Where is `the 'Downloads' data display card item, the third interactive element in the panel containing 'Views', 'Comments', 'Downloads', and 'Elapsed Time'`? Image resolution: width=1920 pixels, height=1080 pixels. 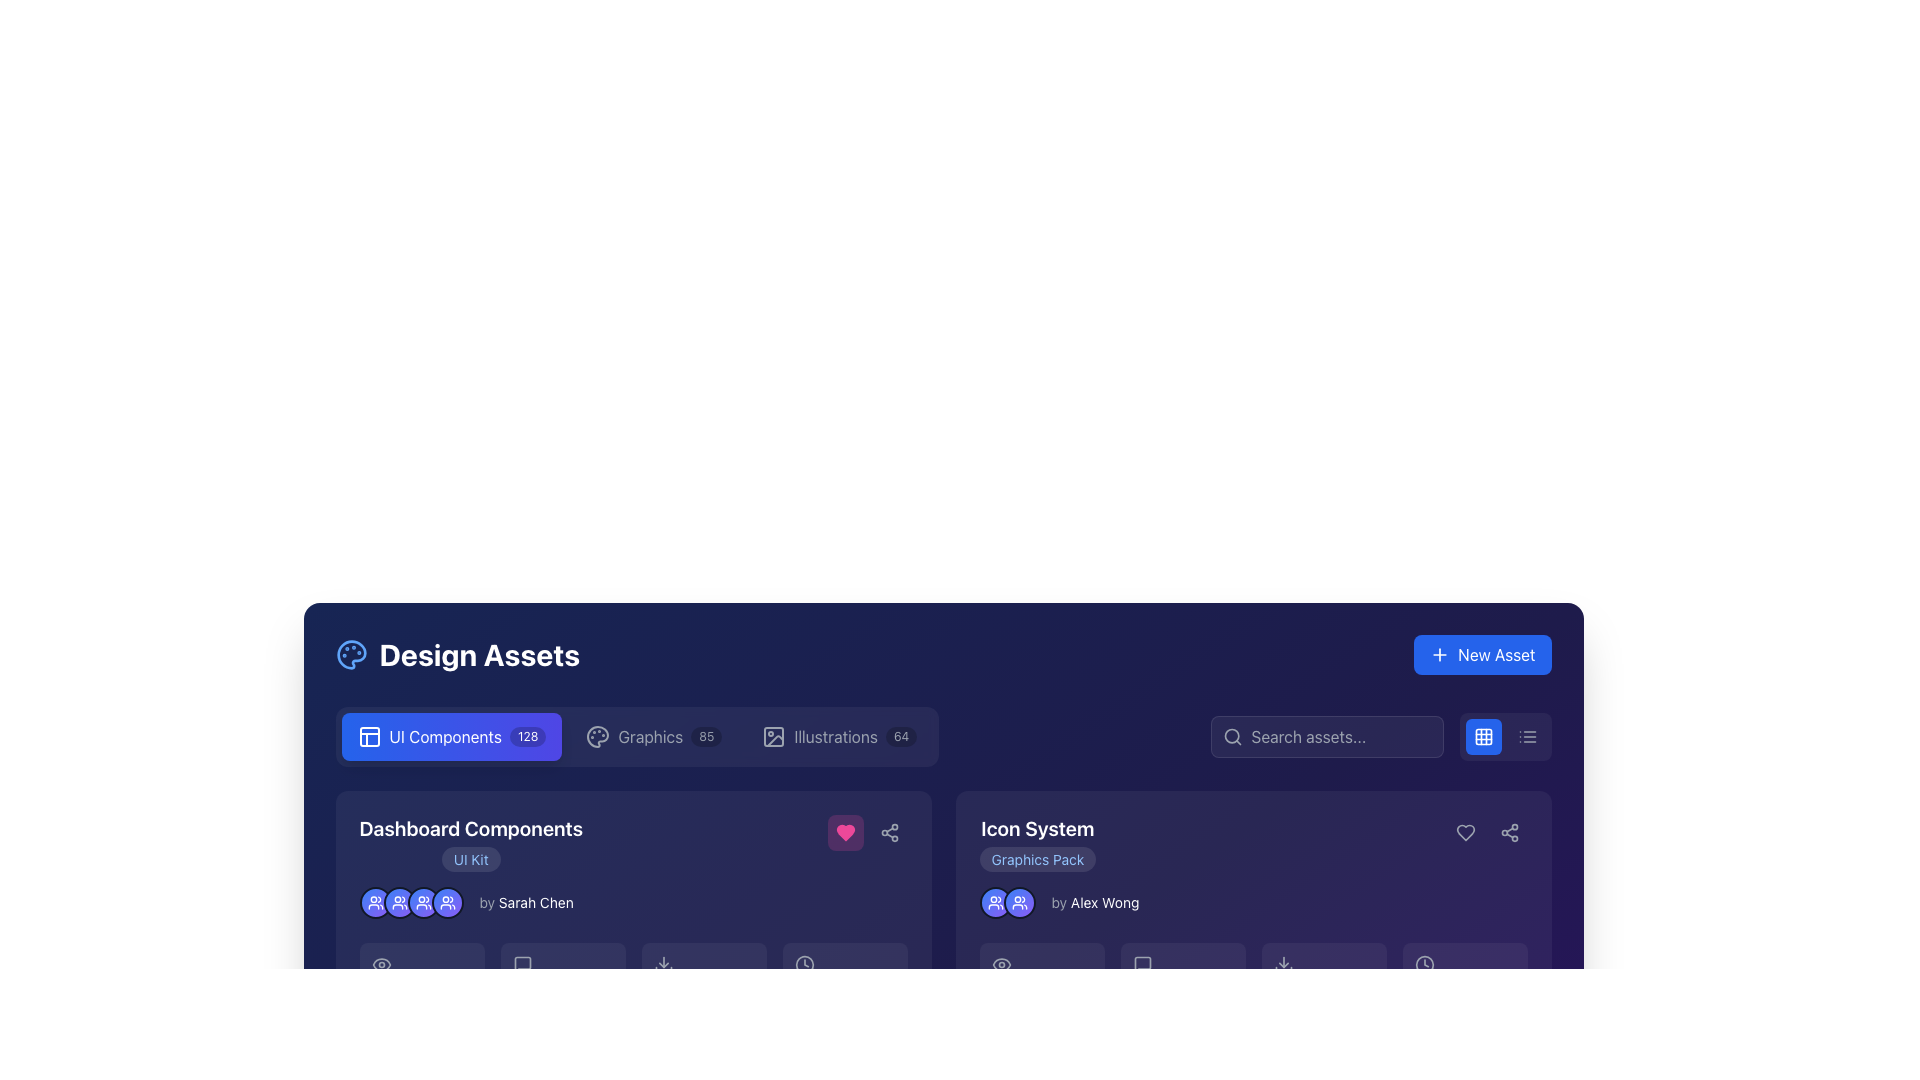
the 'Downloads' data display card item, the third interactive element in the panel containing 'Views', 'Comments', 'Downloads', and 'Elapsed Time' is located at coordinates (632, 978).